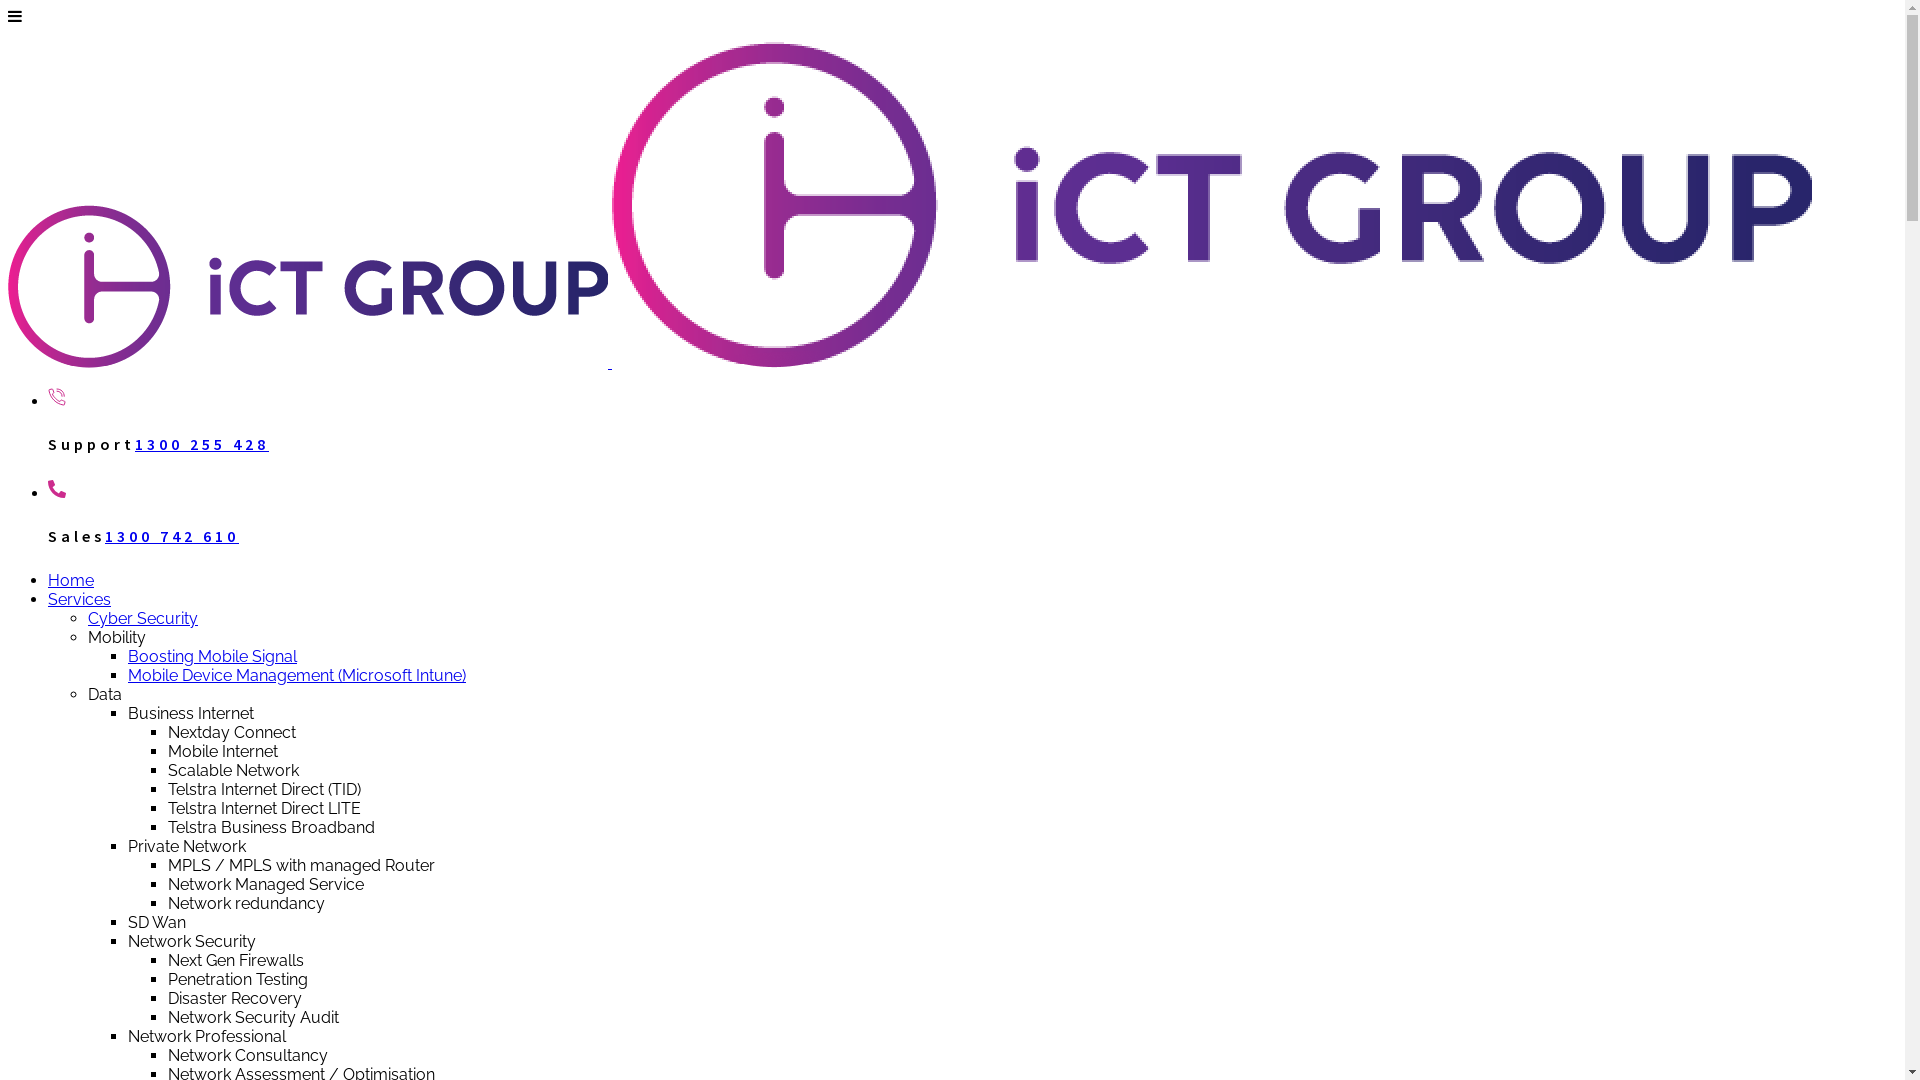 The height and width of the screenshot is (1080, 1920). Describe the element at coordinates (172, 535) in the screenshot. I see `'1300 742 610'` at that location.